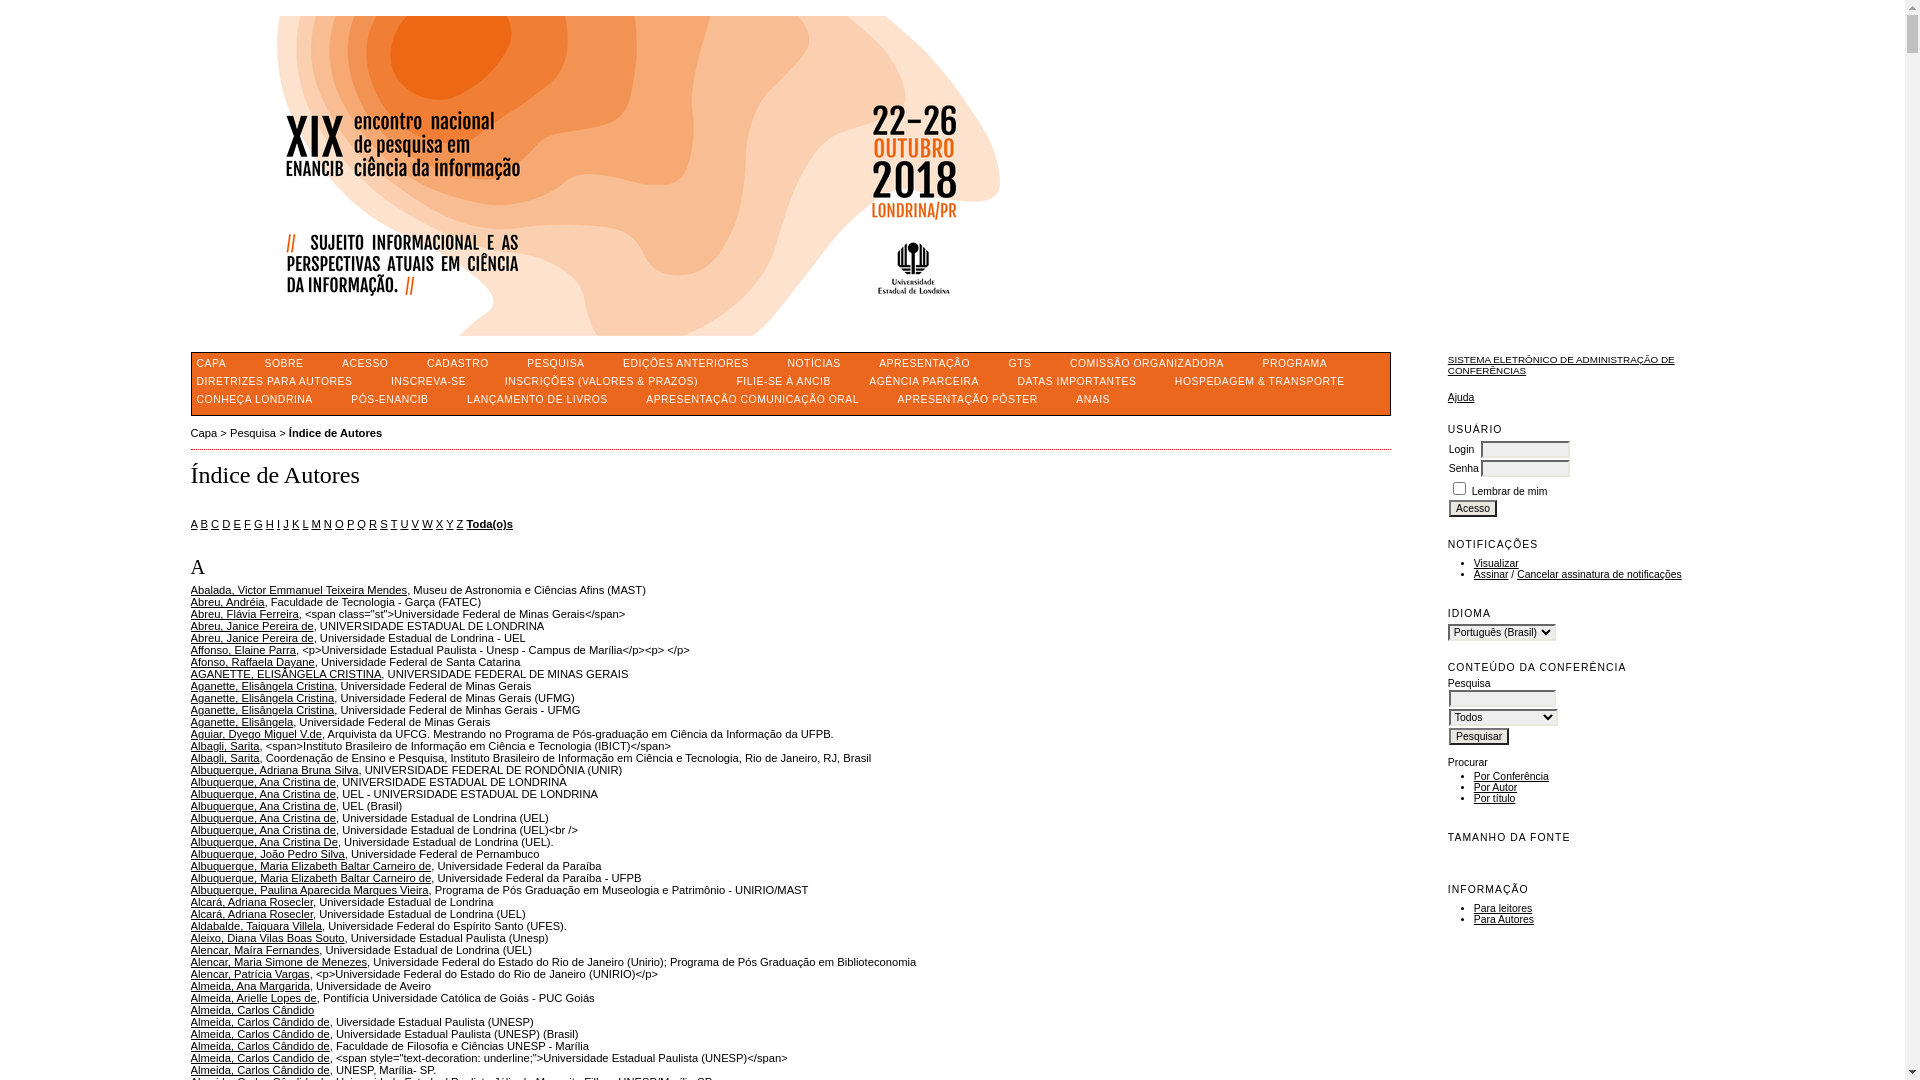 This screenshot has height=1080, width=1920. I want to click on 'P', so click(350, 523).